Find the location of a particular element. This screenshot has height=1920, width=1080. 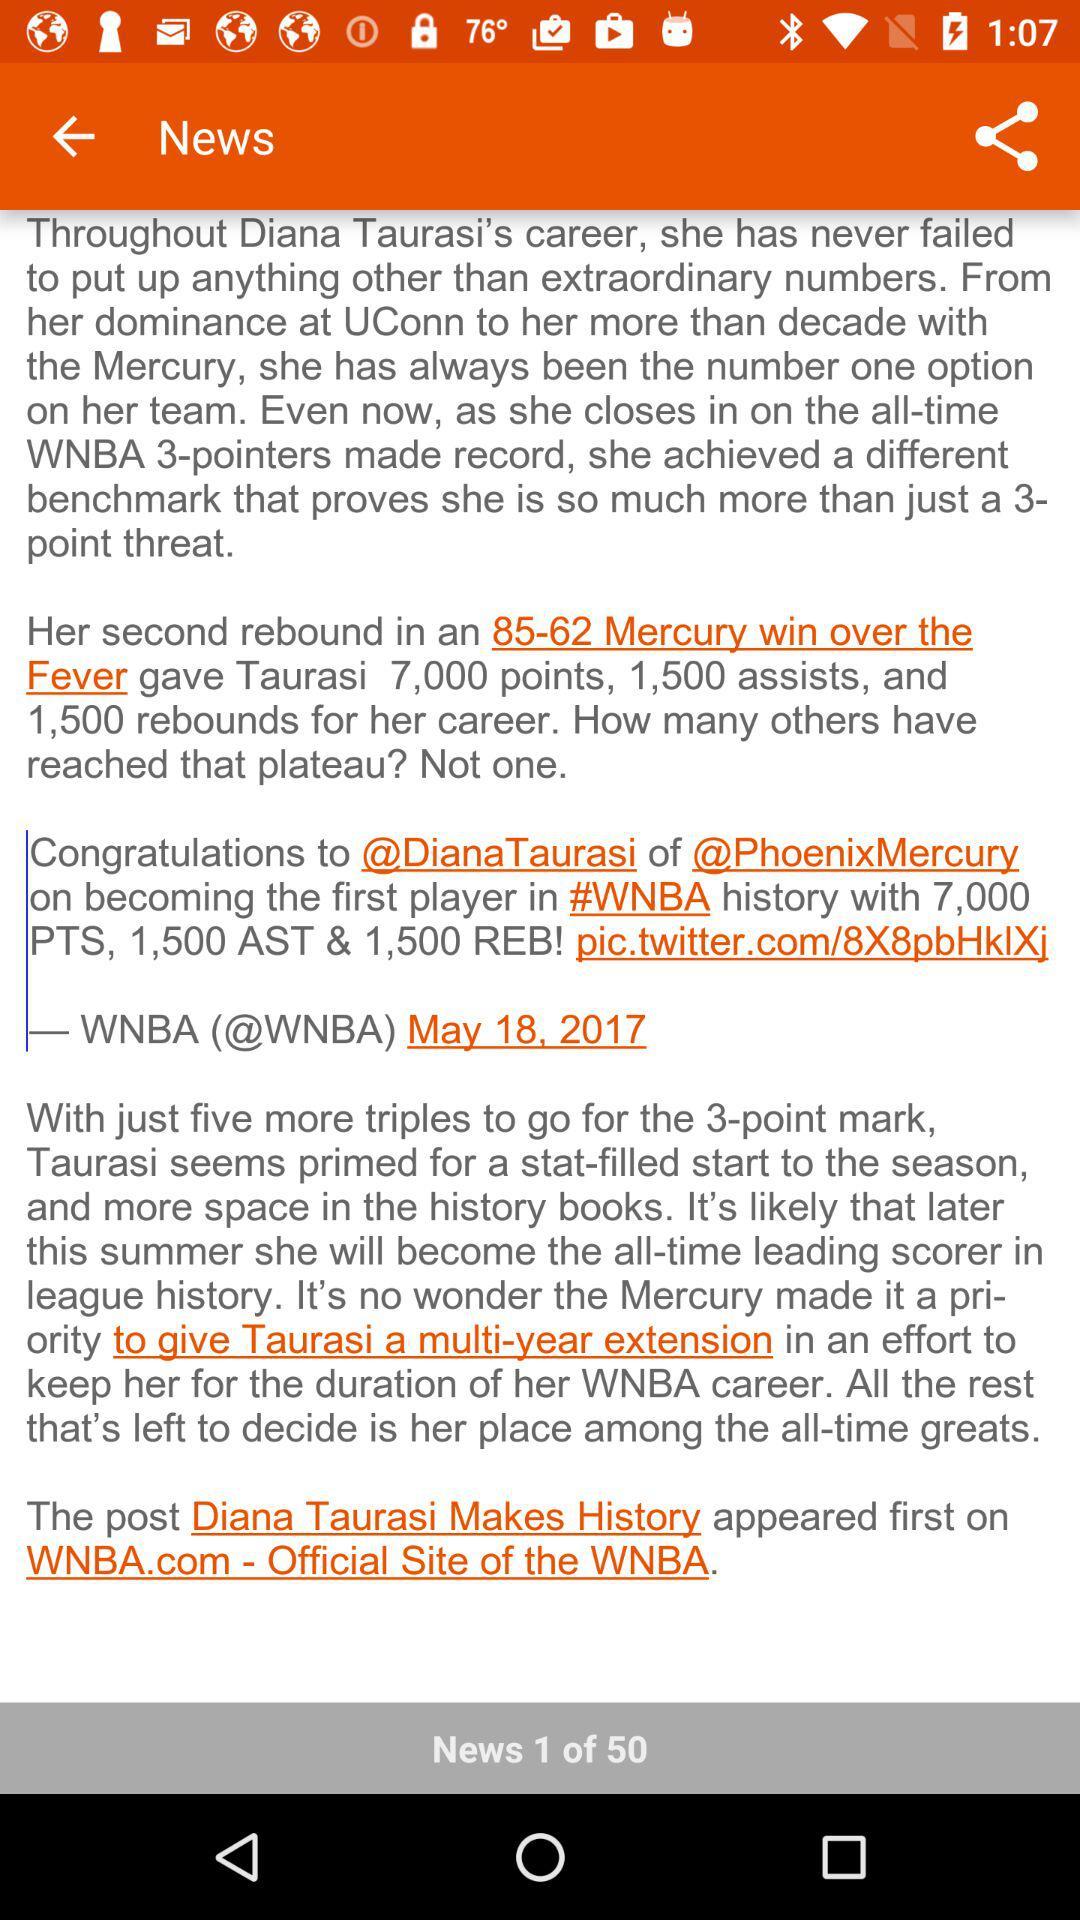

the throughout diana taurasi icon is located at coordinates (540, 942).